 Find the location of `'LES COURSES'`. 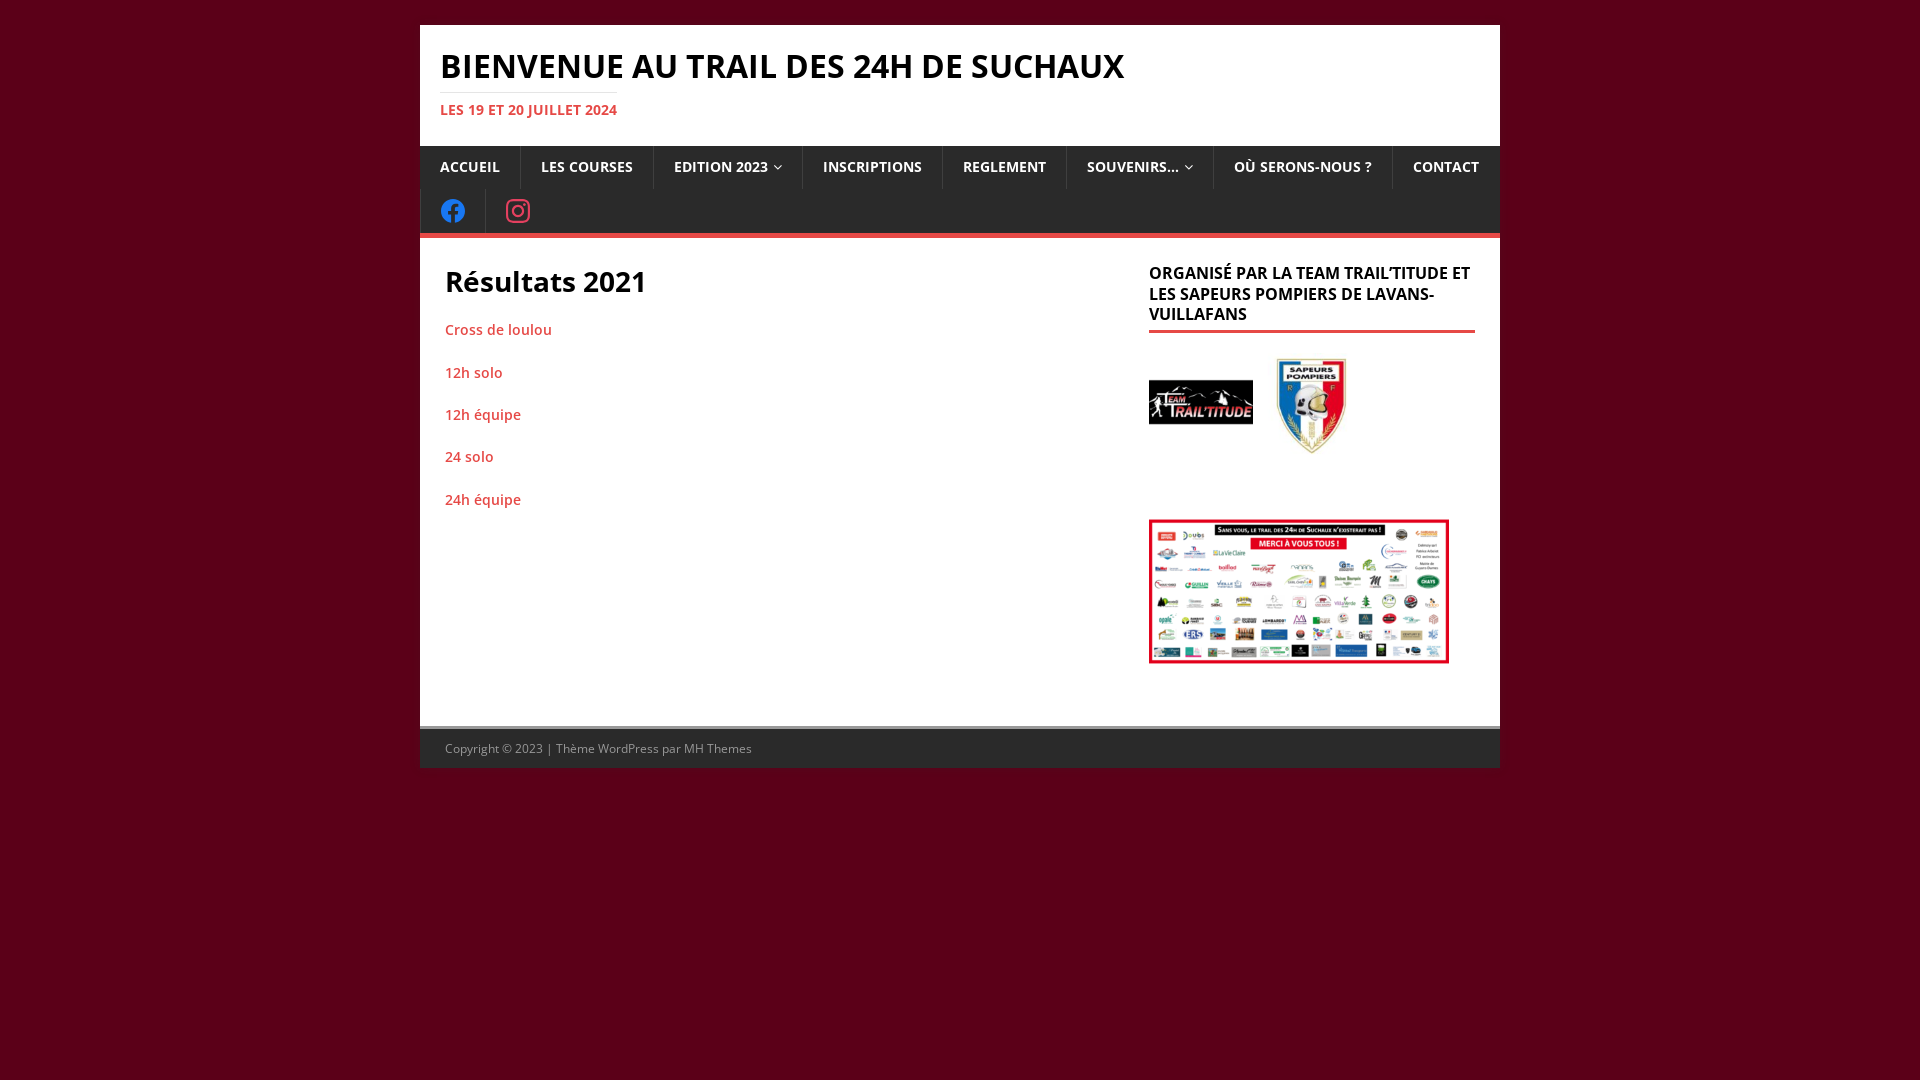

'LES COURSES' is located at coordinates (585, 165).